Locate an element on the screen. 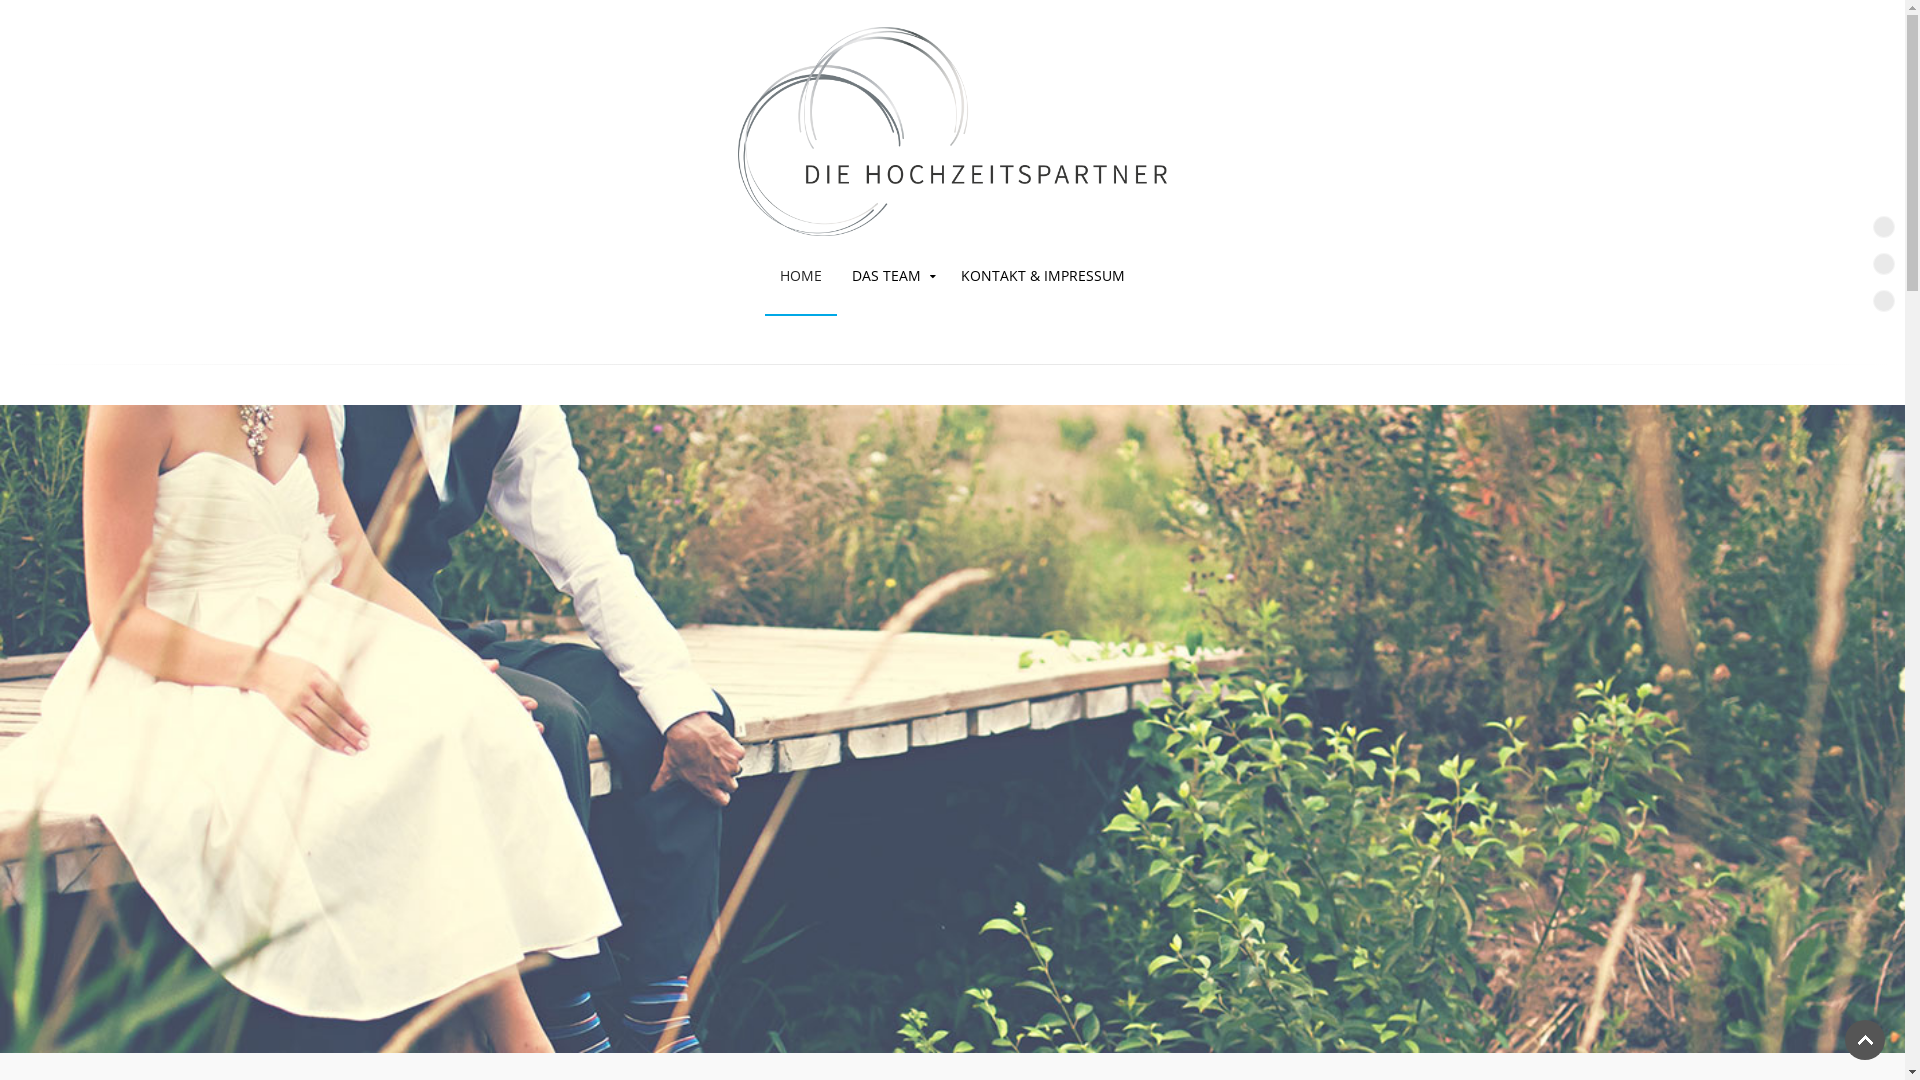 Image resolution: width=1920 pixels, height=1080 pixels. 'KONTAKT & IMPRESSUM' is located at coordinates (944, 276).